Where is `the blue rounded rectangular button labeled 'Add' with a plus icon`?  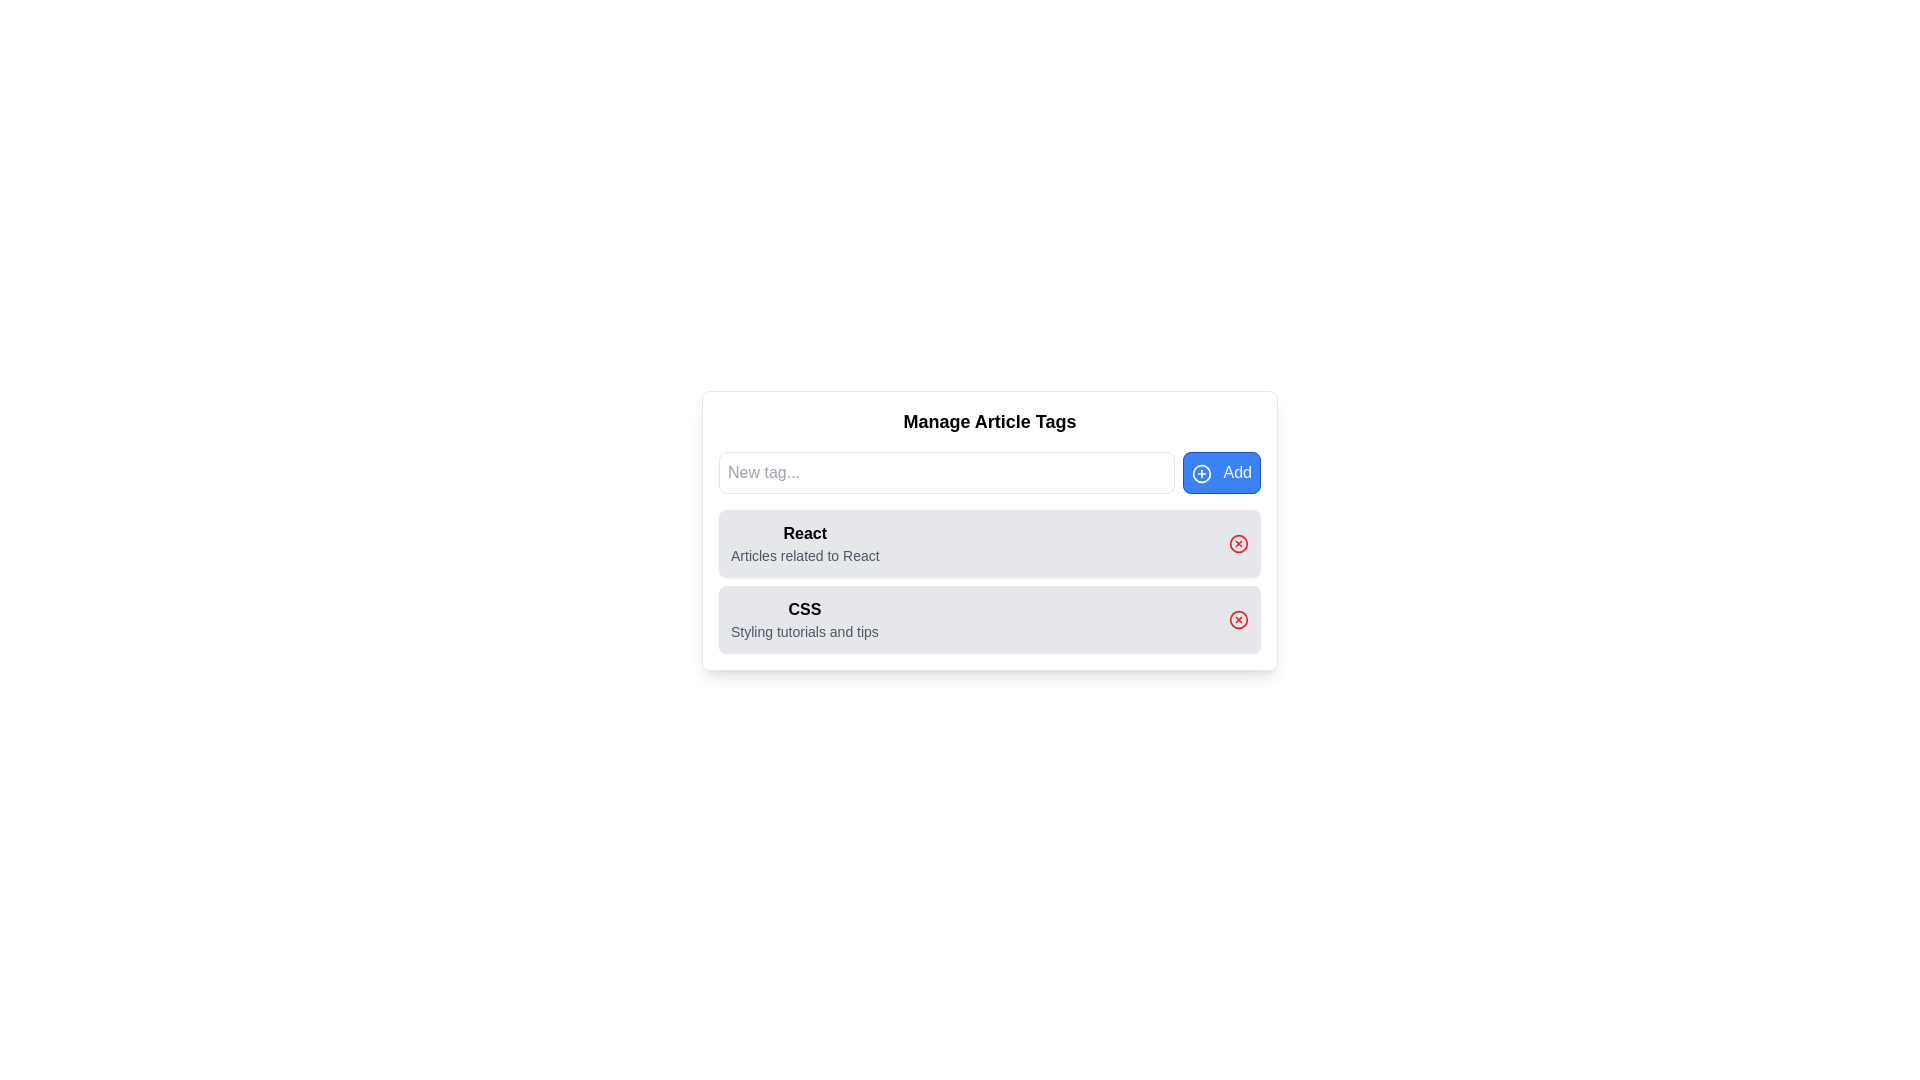
the blue rounded rectangular button labeled 'Add' with a plus icon is located at coordinates (1220, 473).